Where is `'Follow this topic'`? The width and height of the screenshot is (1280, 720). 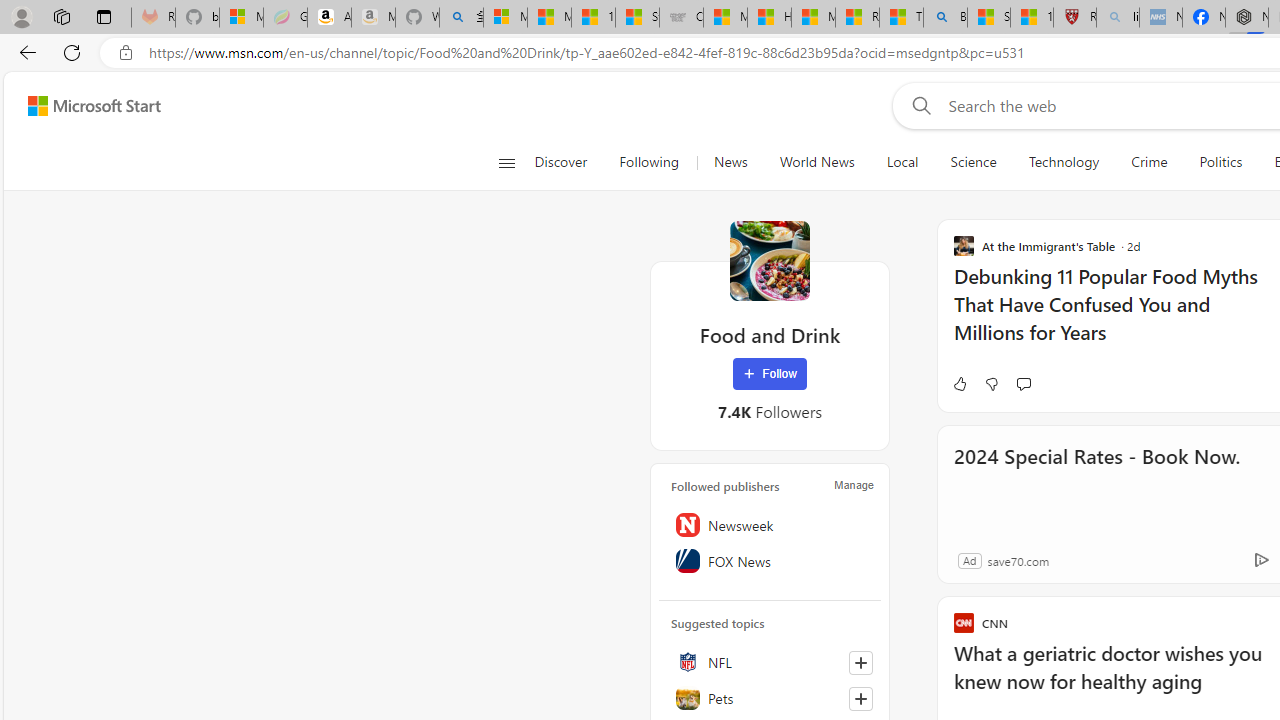
'Follow this topic' is located at coordinates (860, 697).